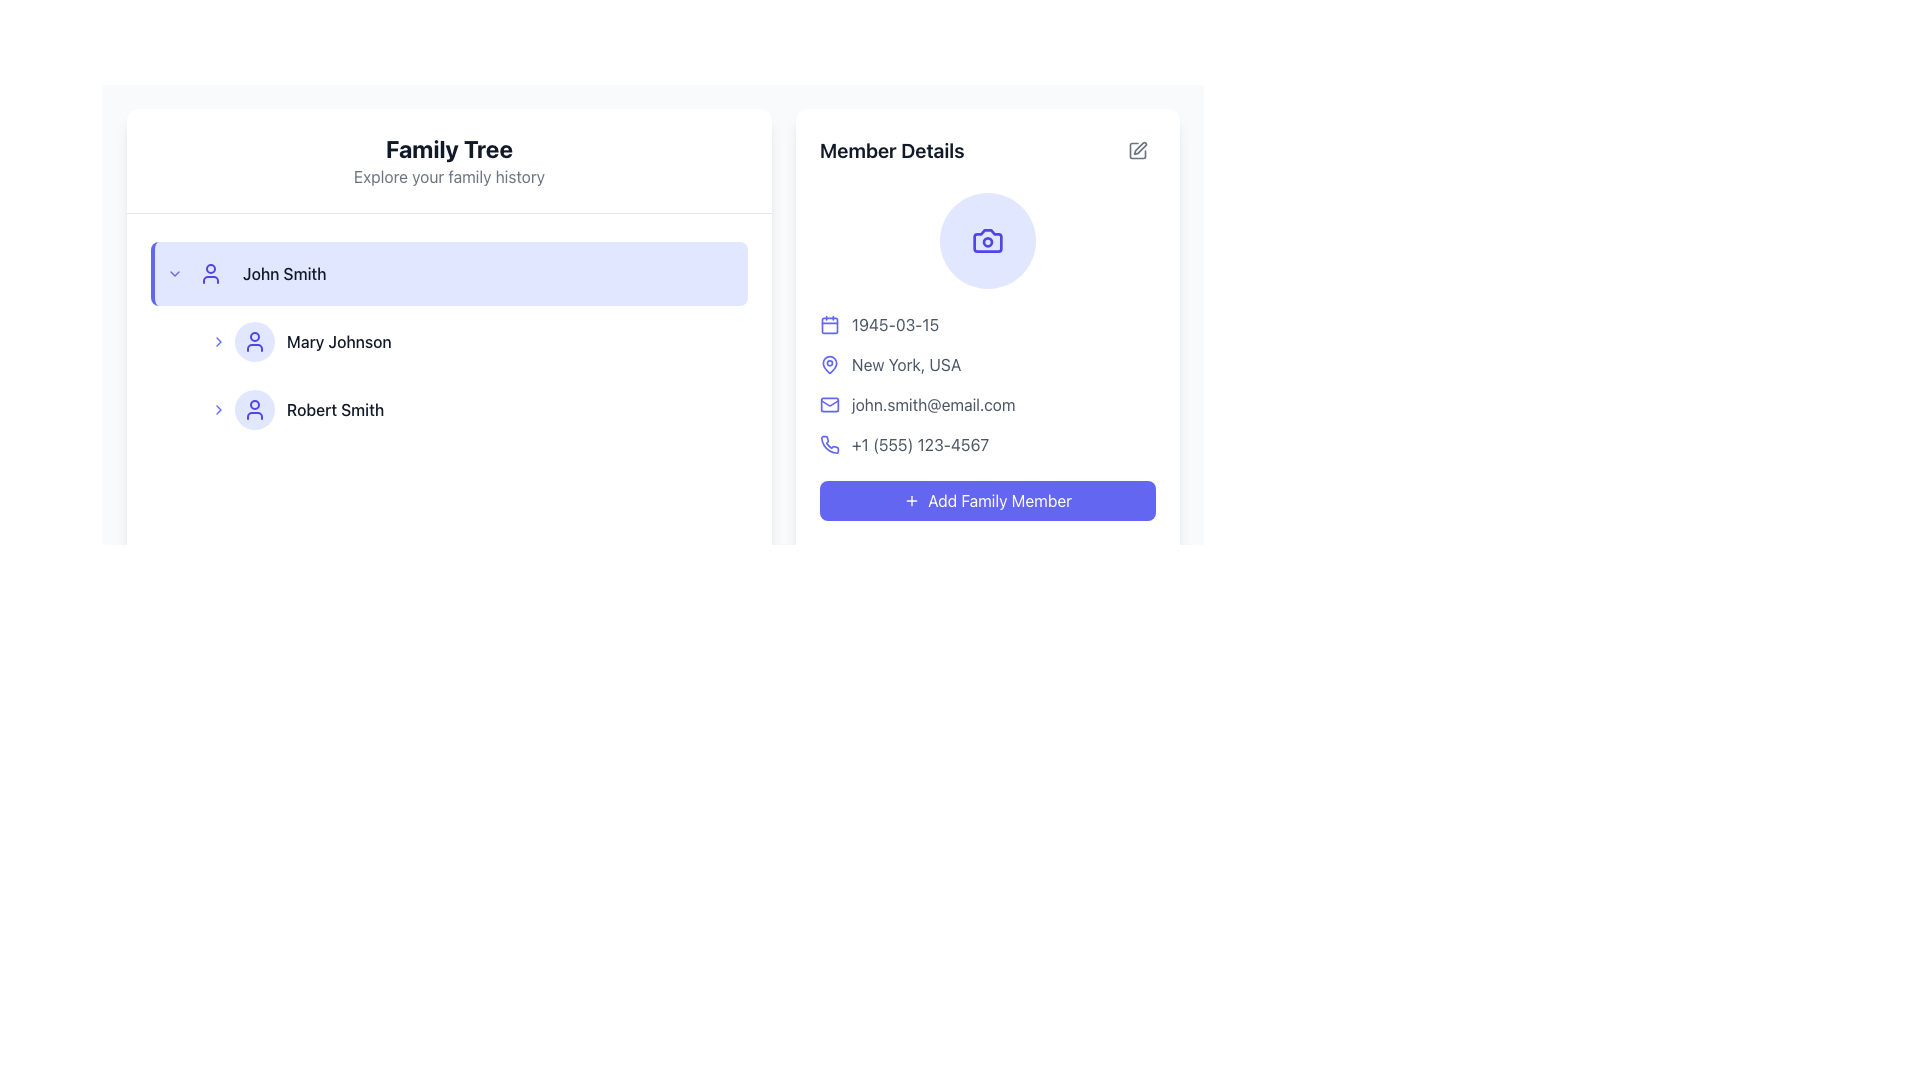 Image resolution: width=1920 pixels, height=1080 pixels. I want to click on the text label representing 'Mary Johnson', which is located in the second row under 'John Smith' in the family tree list, so click(339, 341).